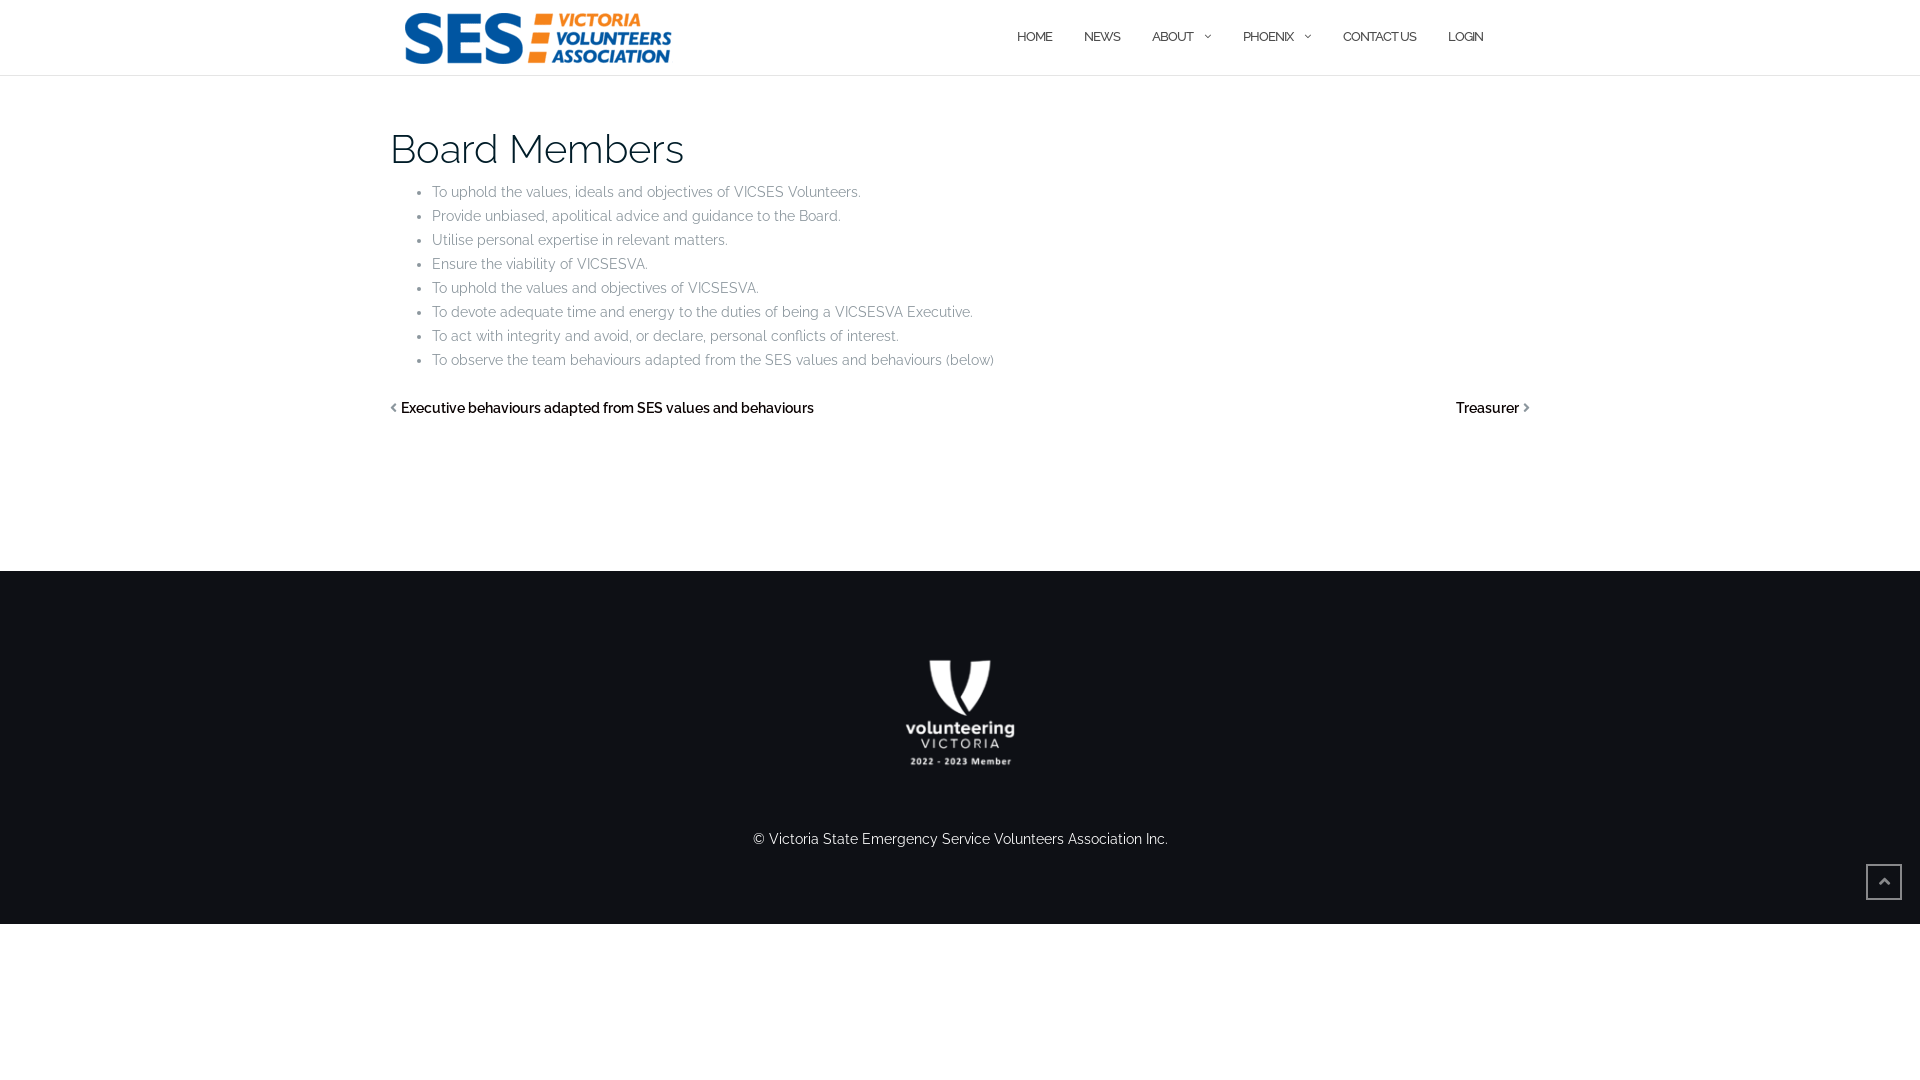  I want to click on 'HOME', so click(1034, 37).